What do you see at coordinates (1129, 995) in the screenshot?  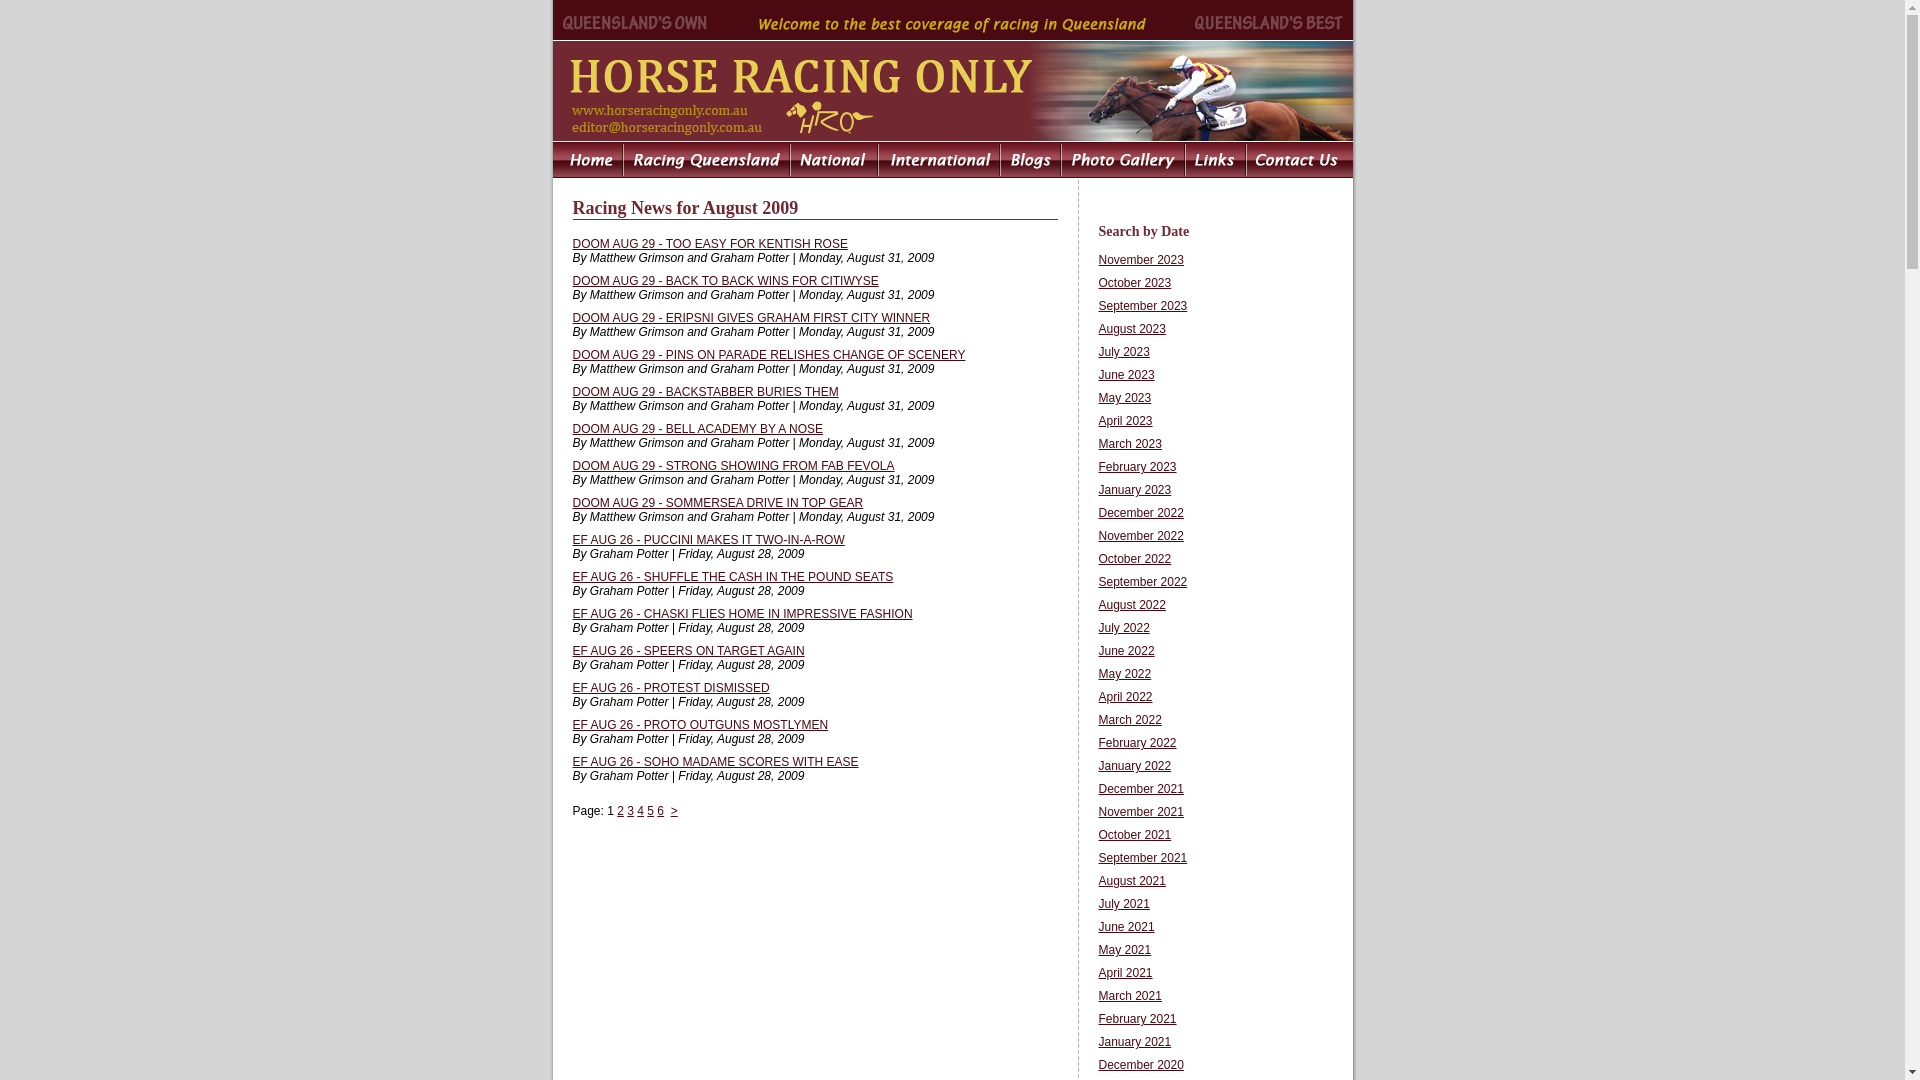 I see `'March 2021'` at bounding box center [1129, 995].